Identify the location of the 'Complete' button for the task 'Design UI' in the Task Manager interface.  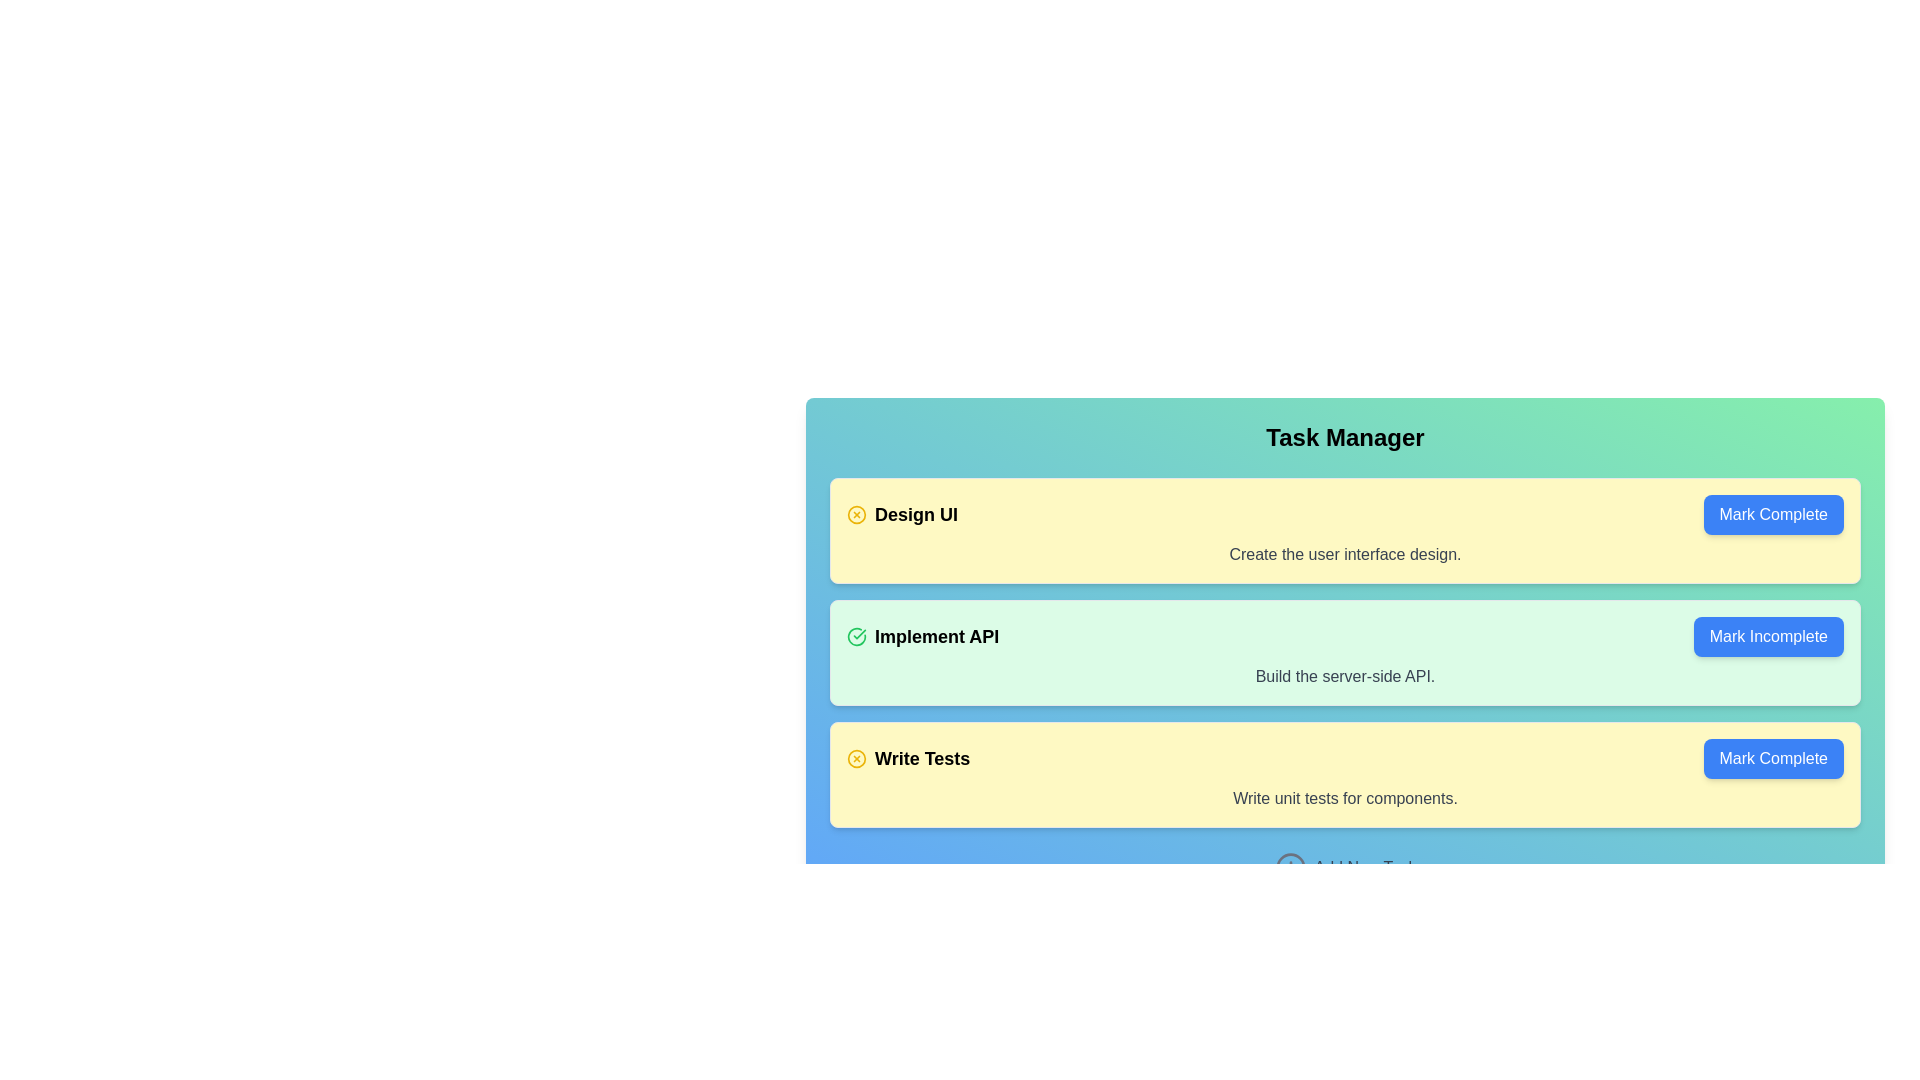
(1773, 514).